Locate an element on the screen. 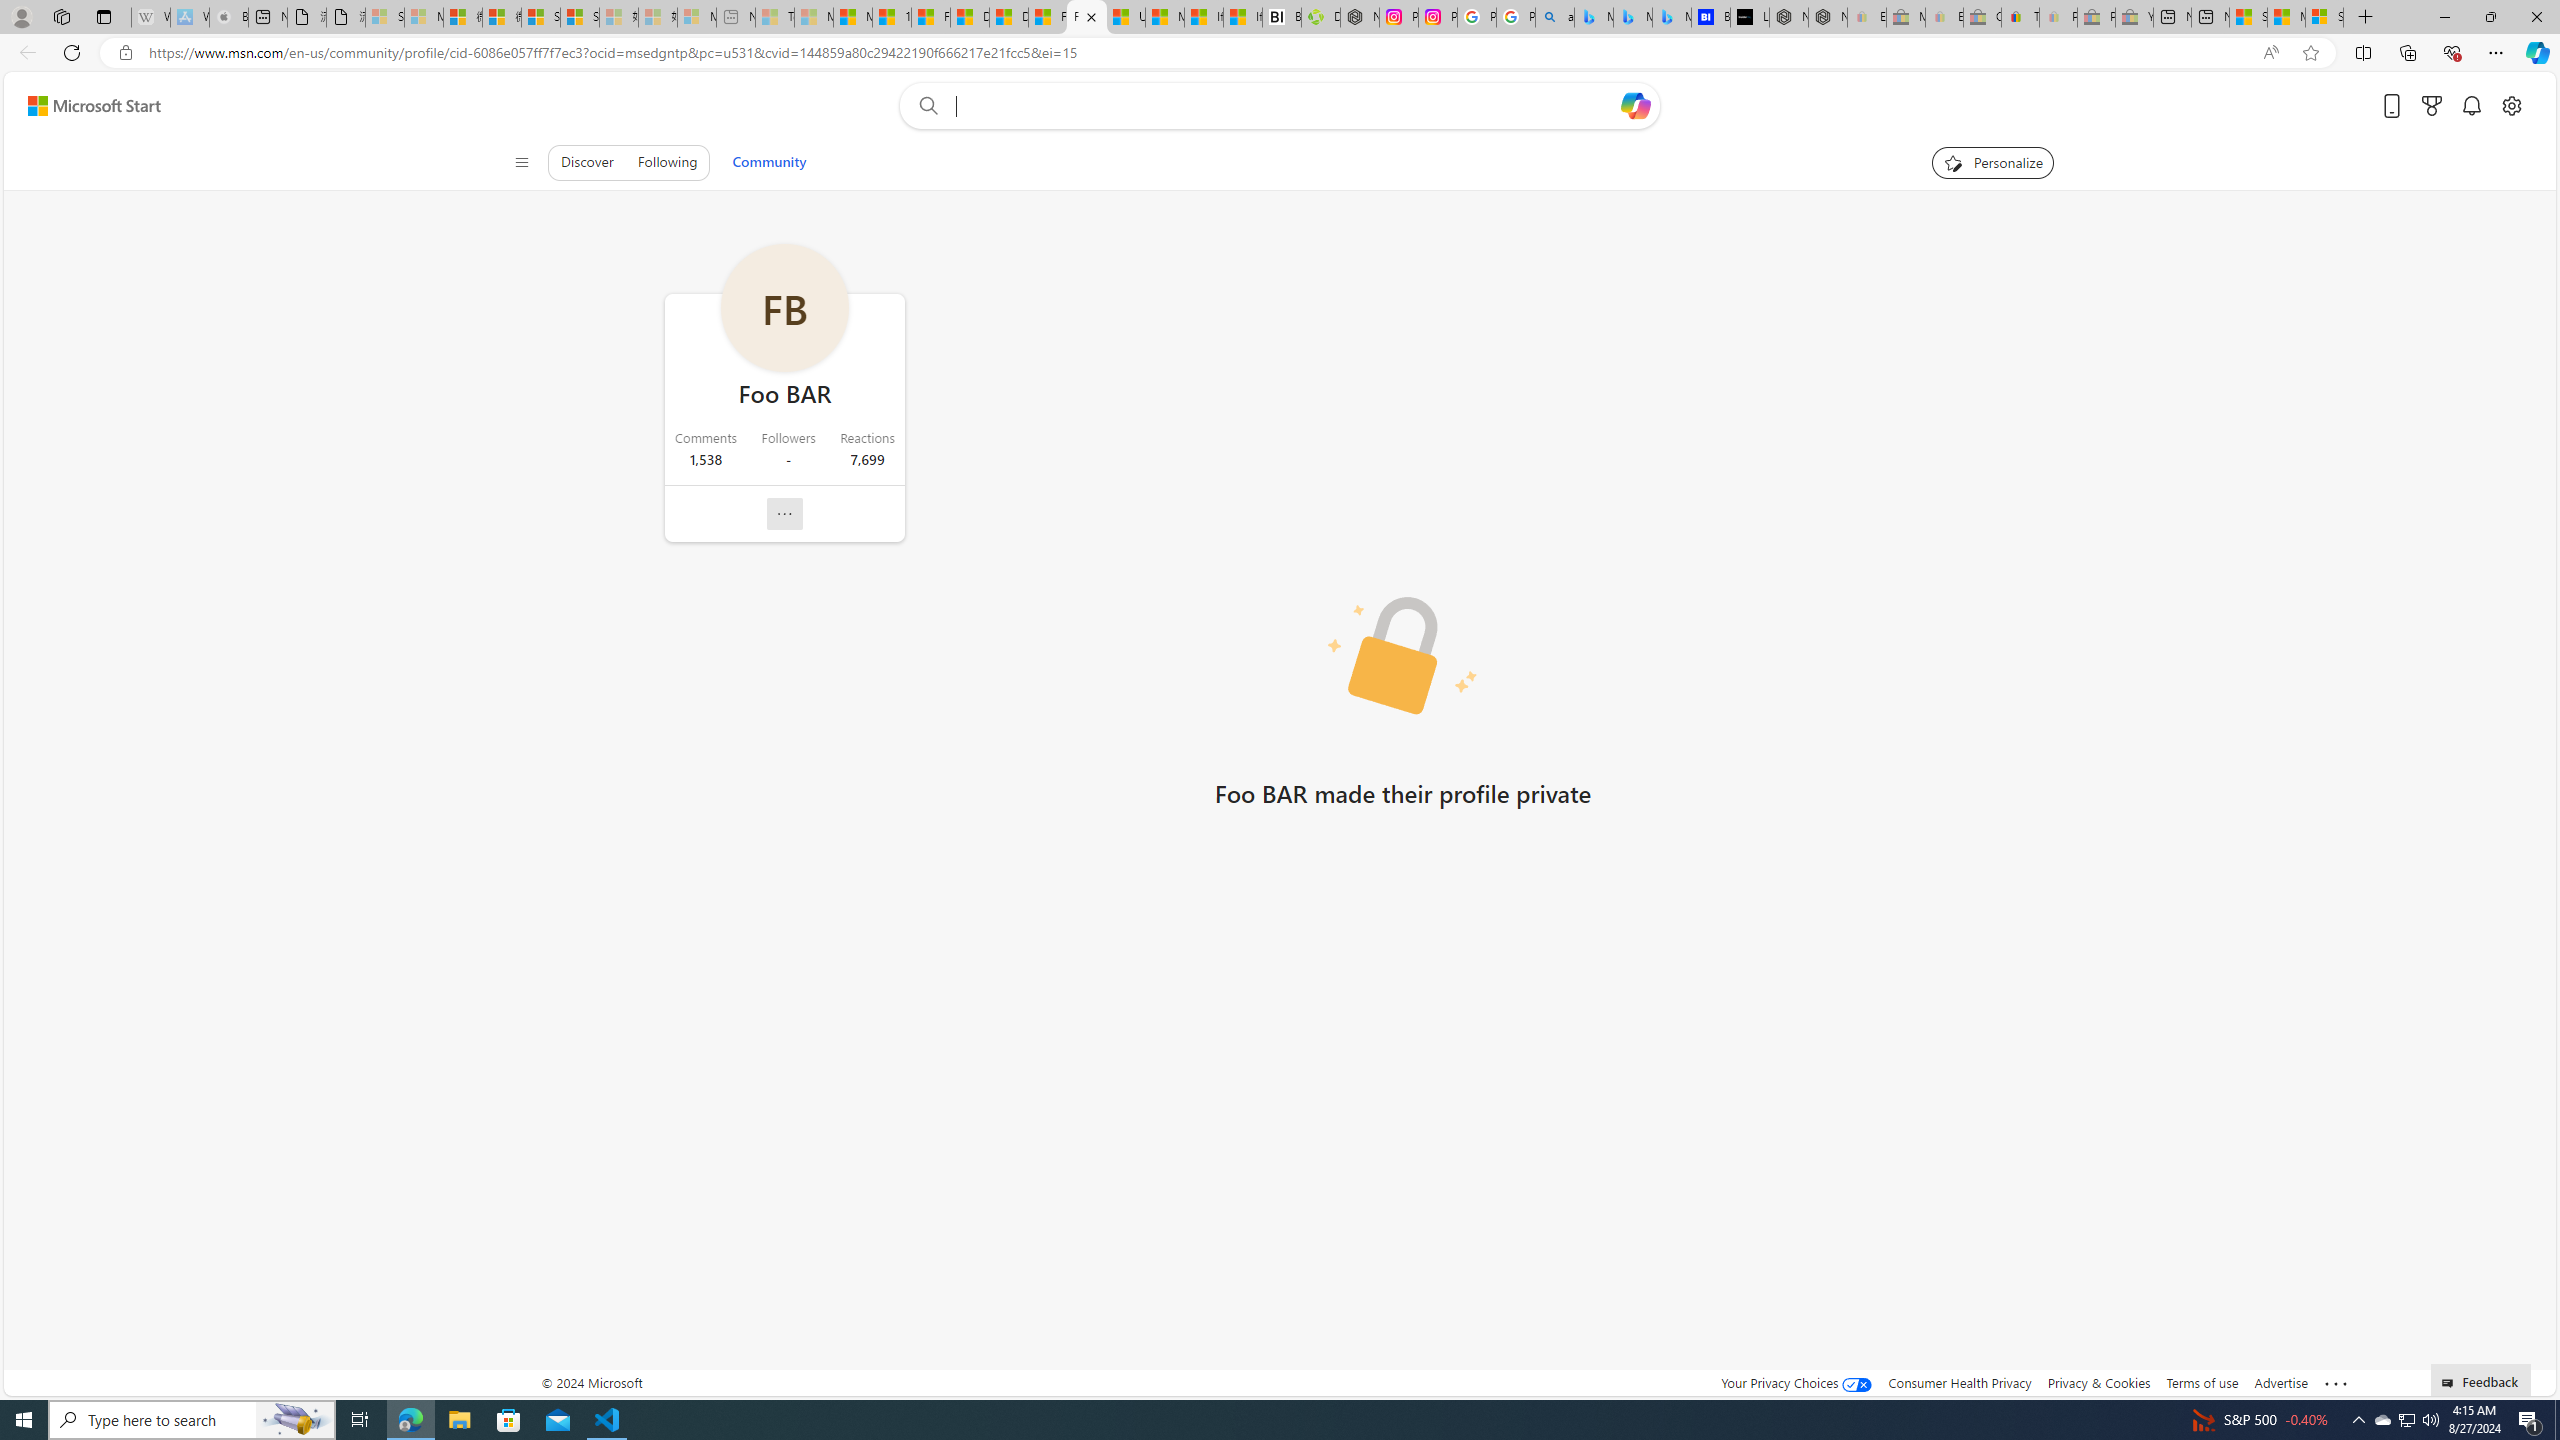  'Microsoft Services Agreement - Sleeping' is located at coordinates (423, 16).